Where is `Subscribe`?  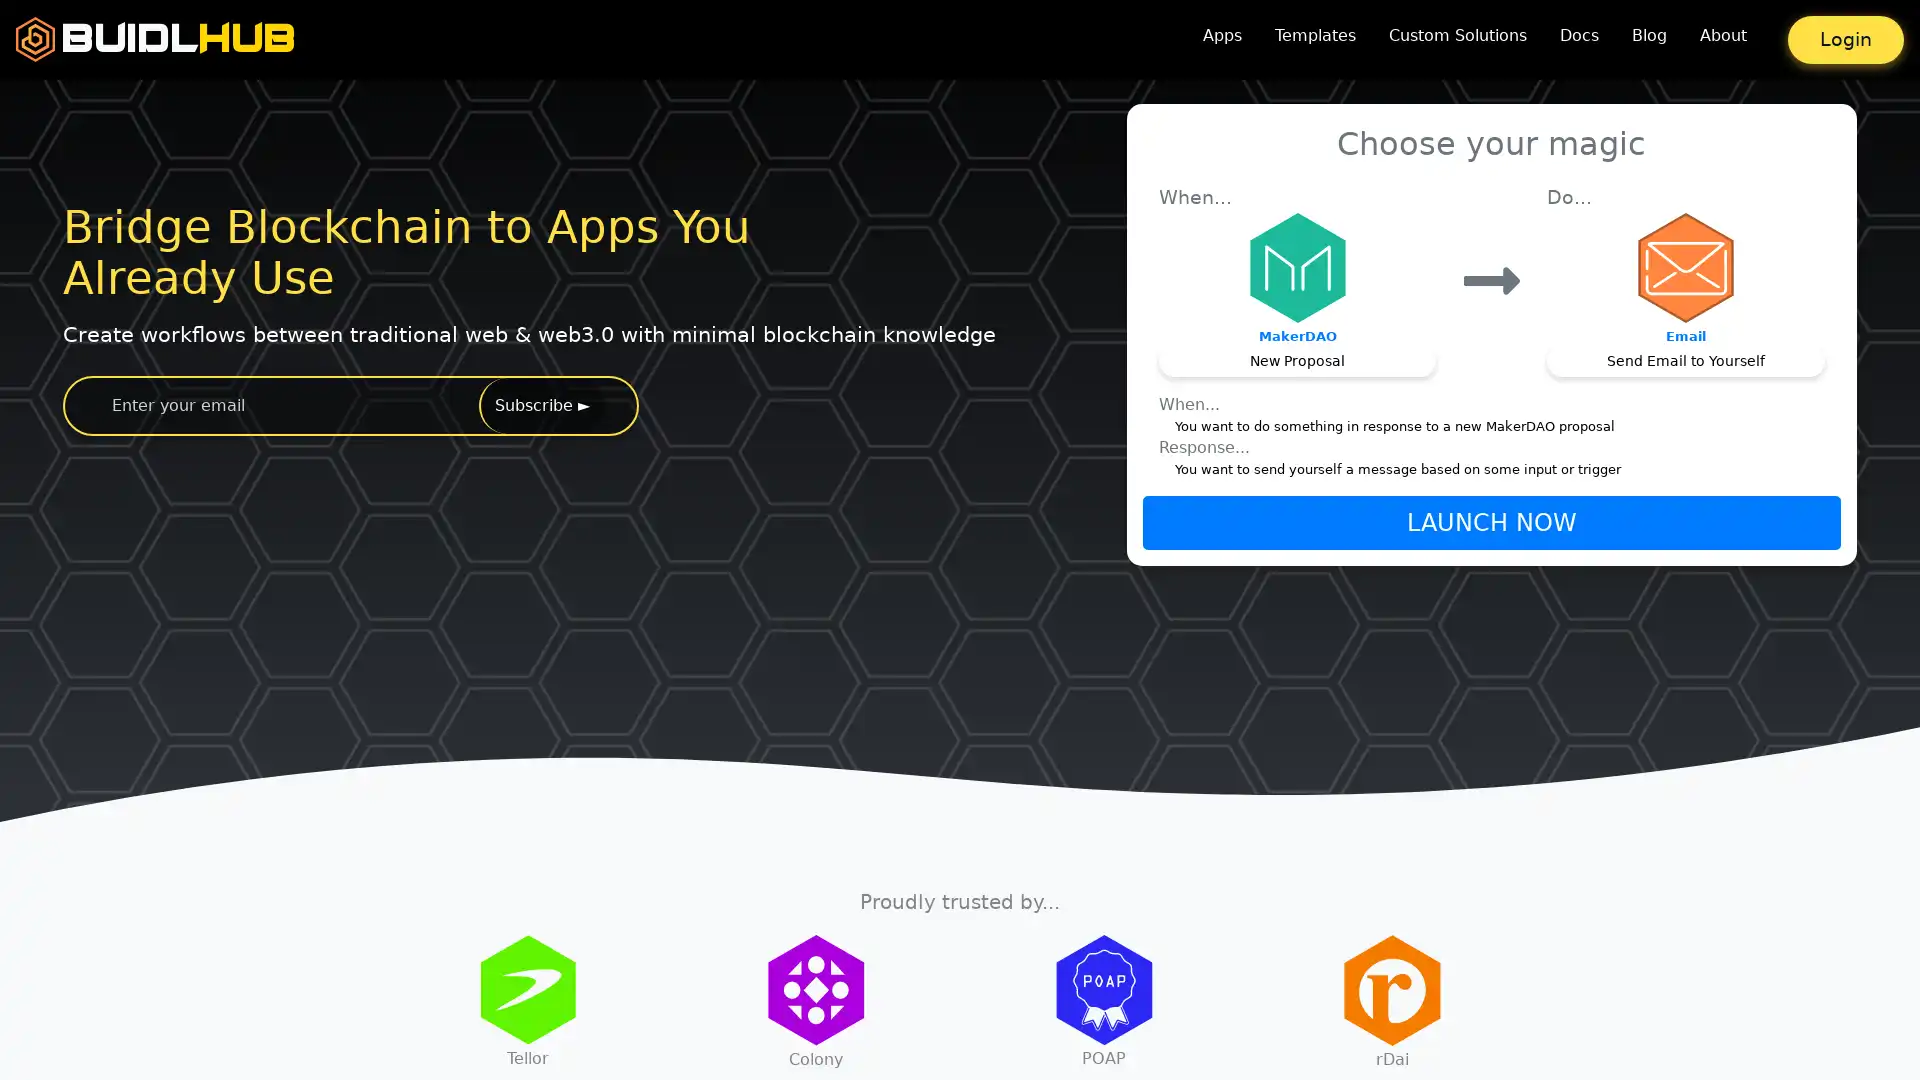
Subscribe is located at coordinates (541, 405).